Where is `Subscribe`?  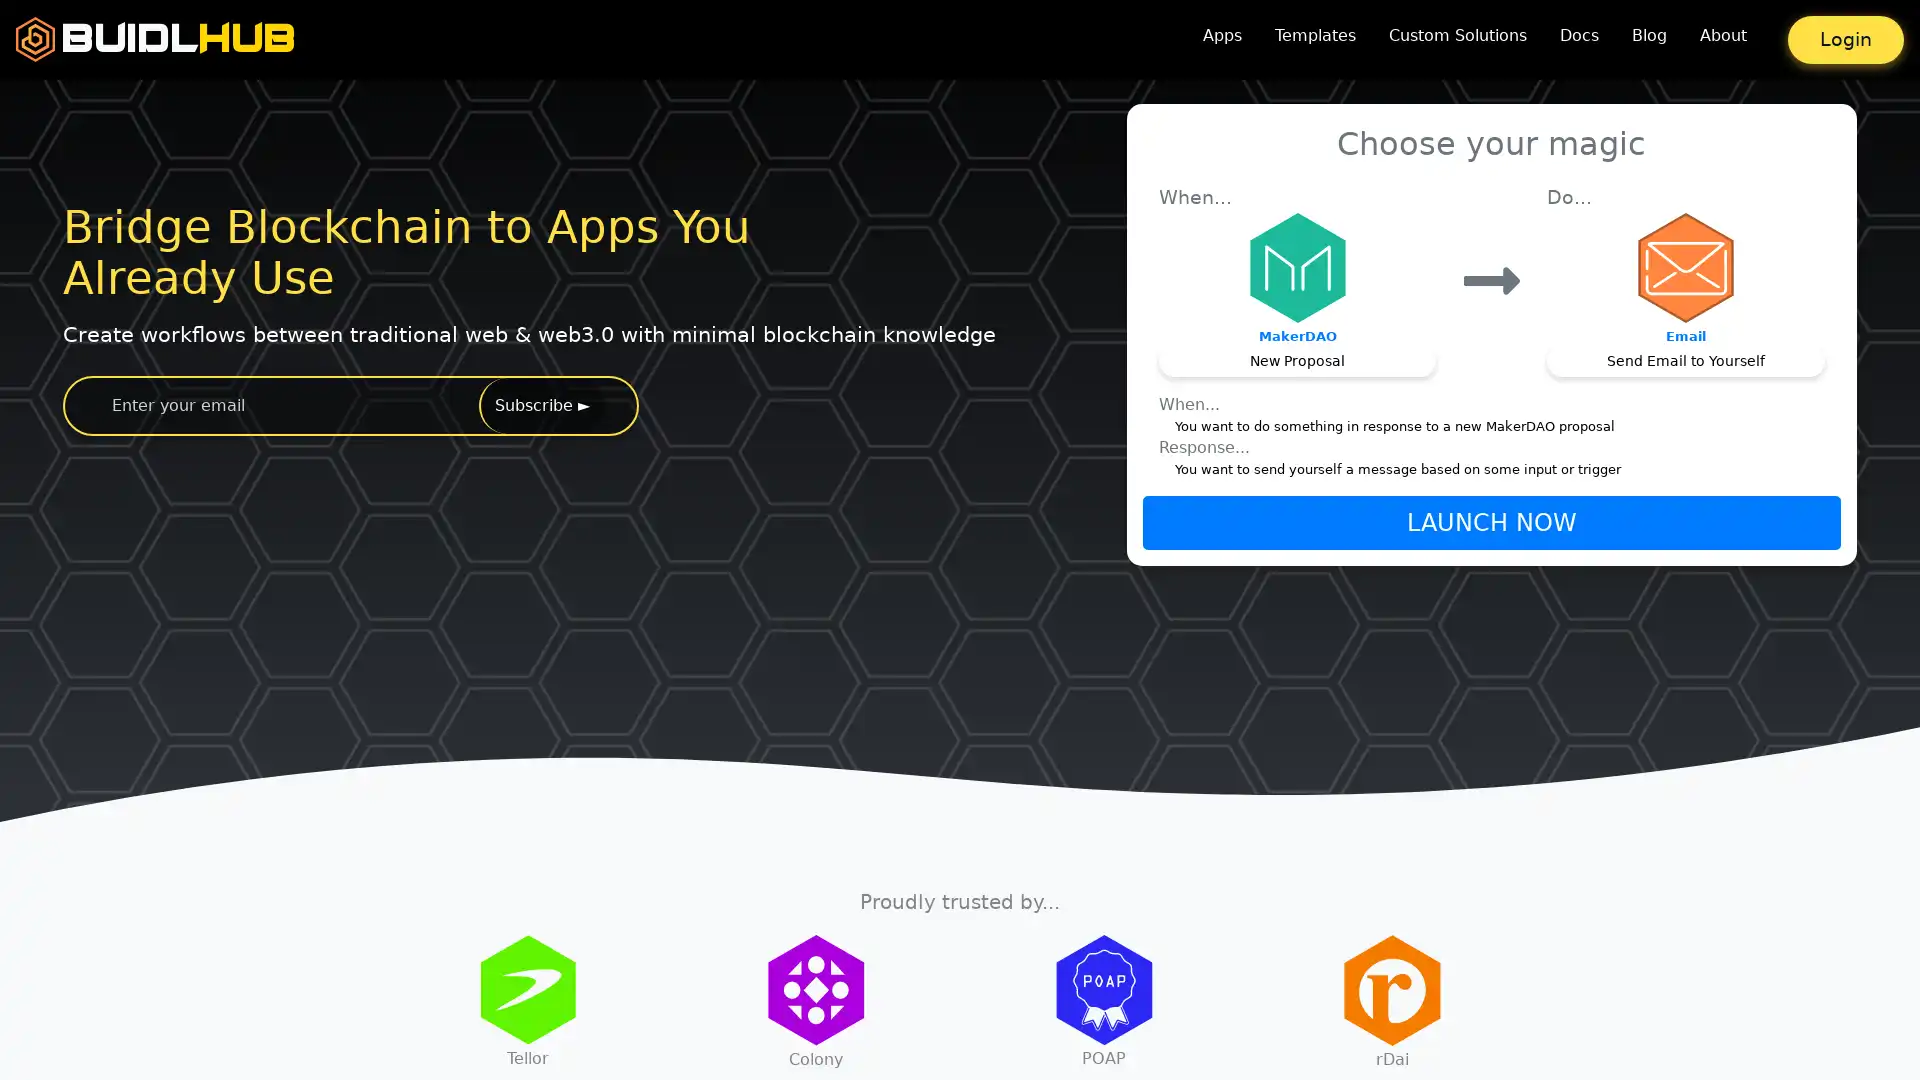
Subscribe is located at coordinates (541, 405).